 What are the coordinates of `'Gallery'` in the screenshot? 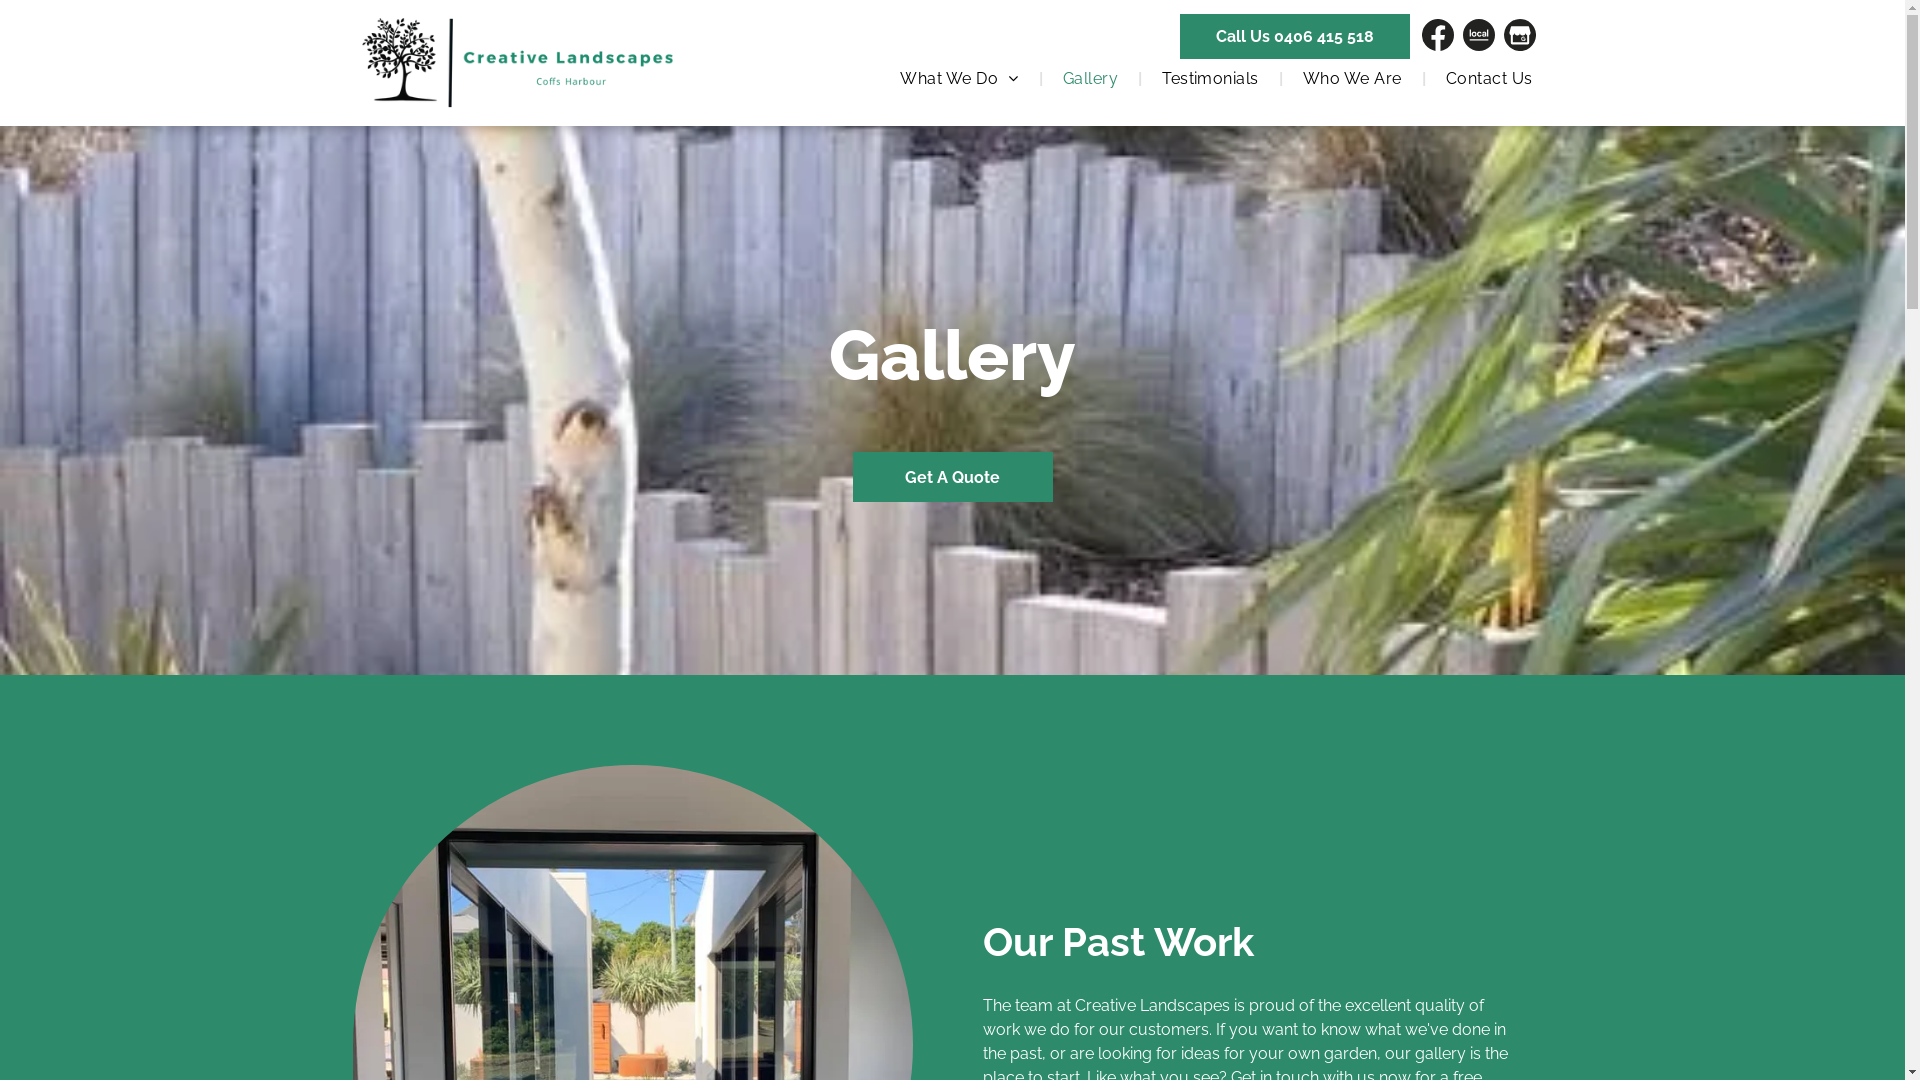 It's located at (1089, 77).